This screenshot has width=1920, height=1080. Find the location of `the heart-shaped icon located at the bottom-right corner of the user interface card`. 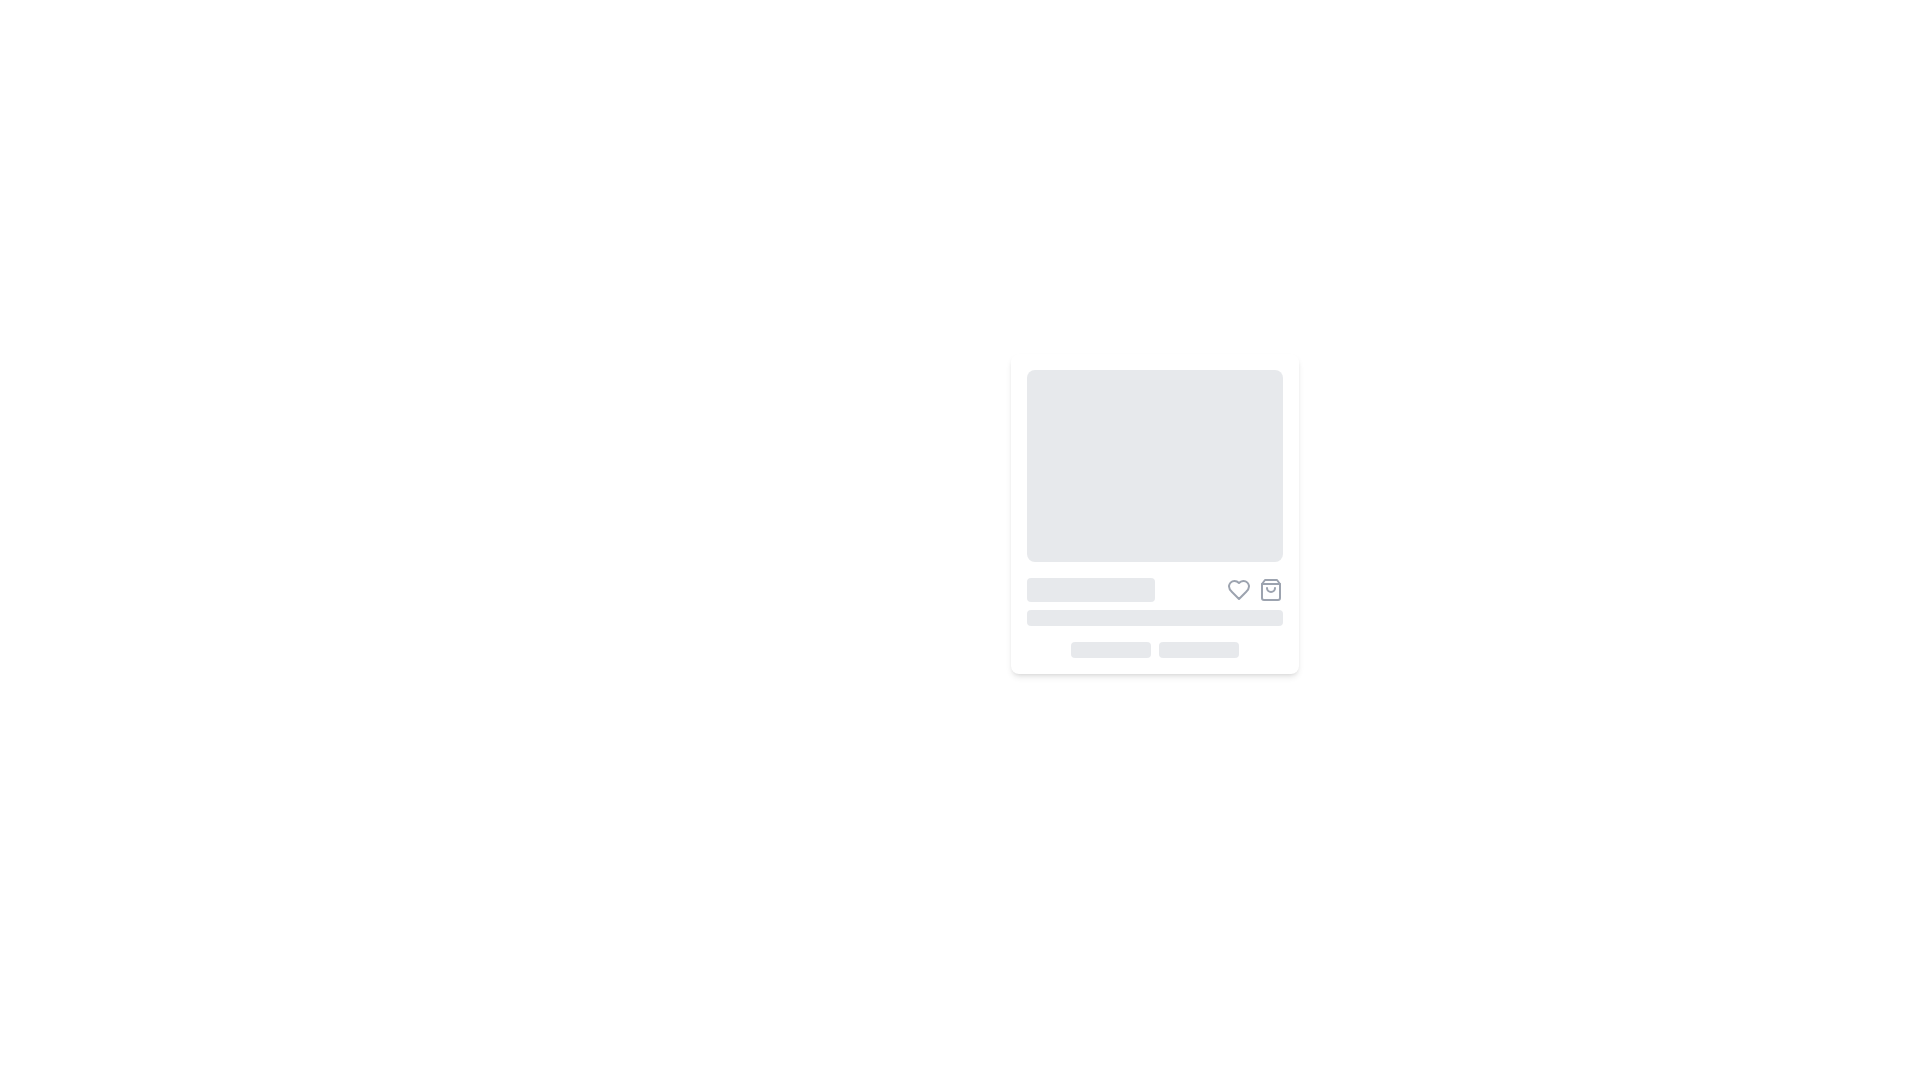

the heart-shaped icon located at the bottom-right corner of the user interface card is located at coordinates (1237, 589).